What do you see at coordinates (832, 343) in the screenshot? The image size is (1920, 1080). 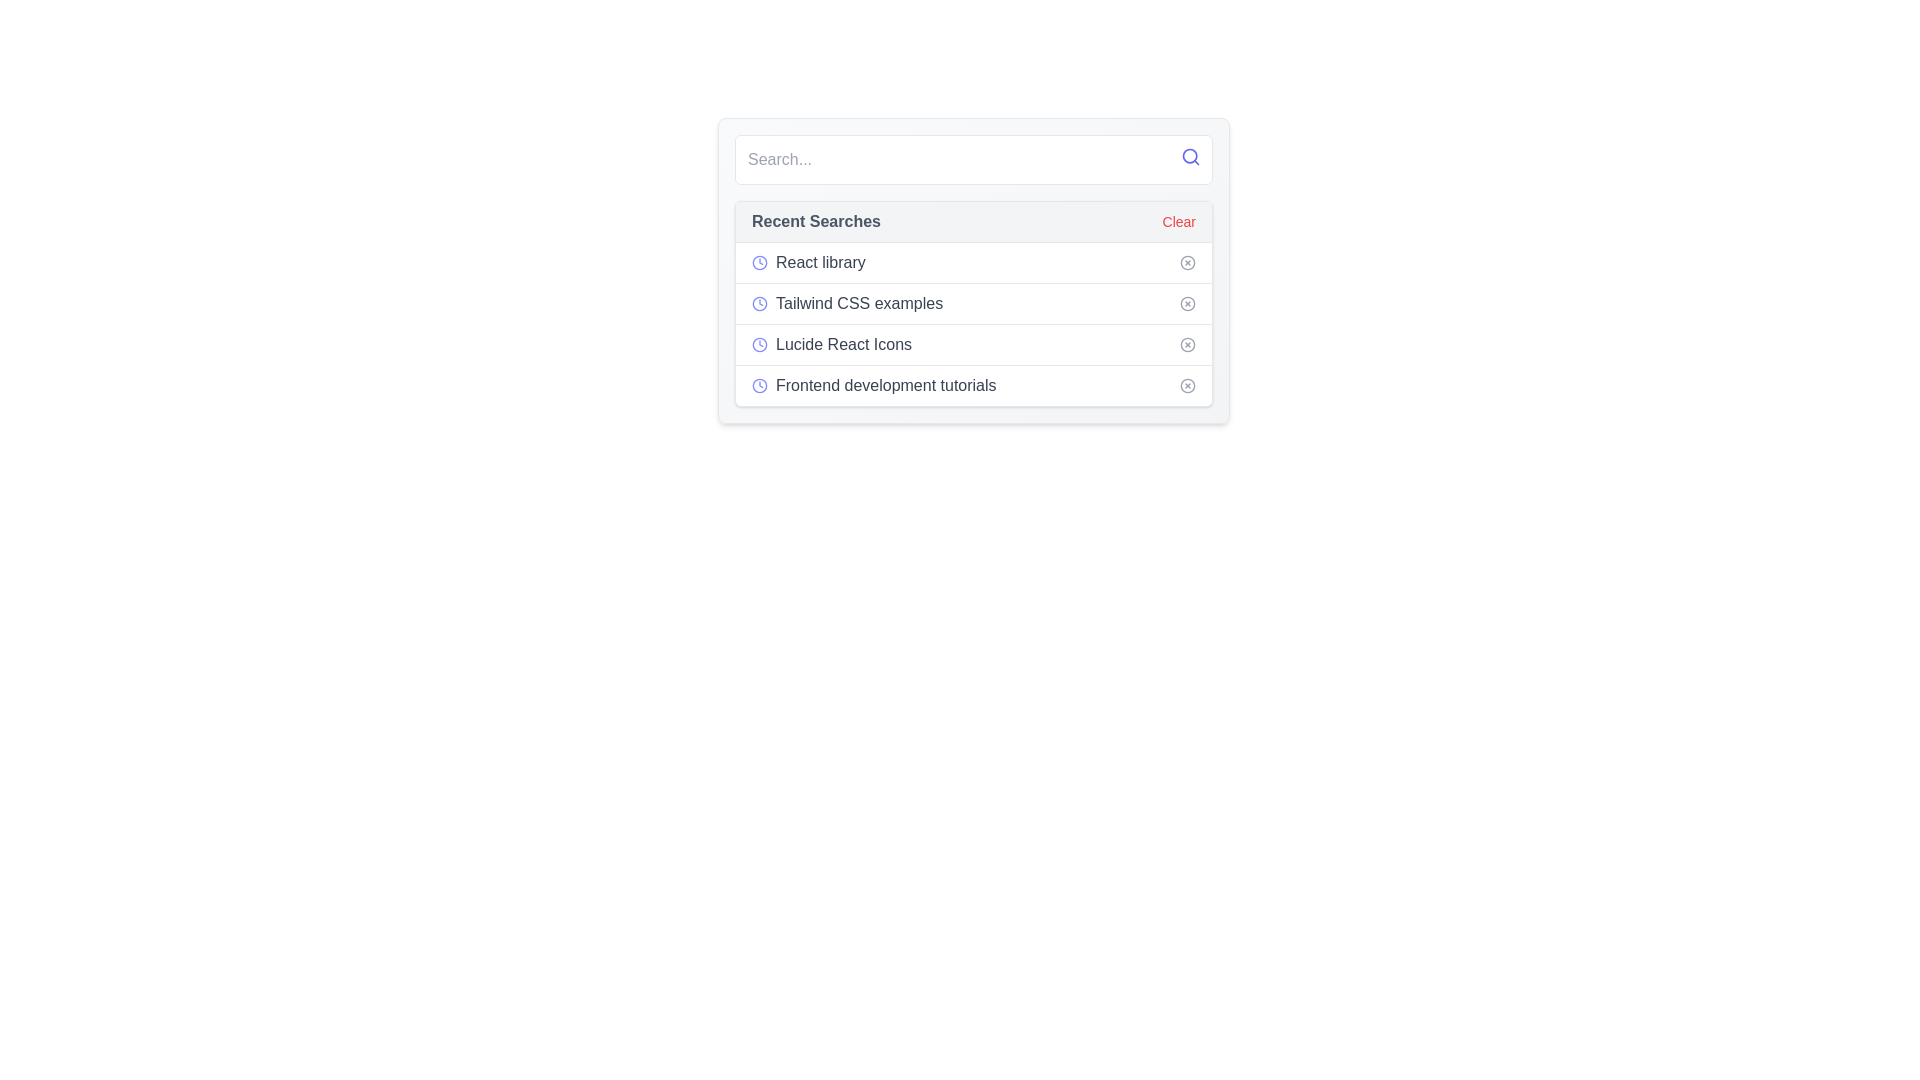 I see `the clock icon of the third search history item, which is between 'Tailwind CSS examples' and 'Frontend development tutorials'` at bounding box center [832, 343].